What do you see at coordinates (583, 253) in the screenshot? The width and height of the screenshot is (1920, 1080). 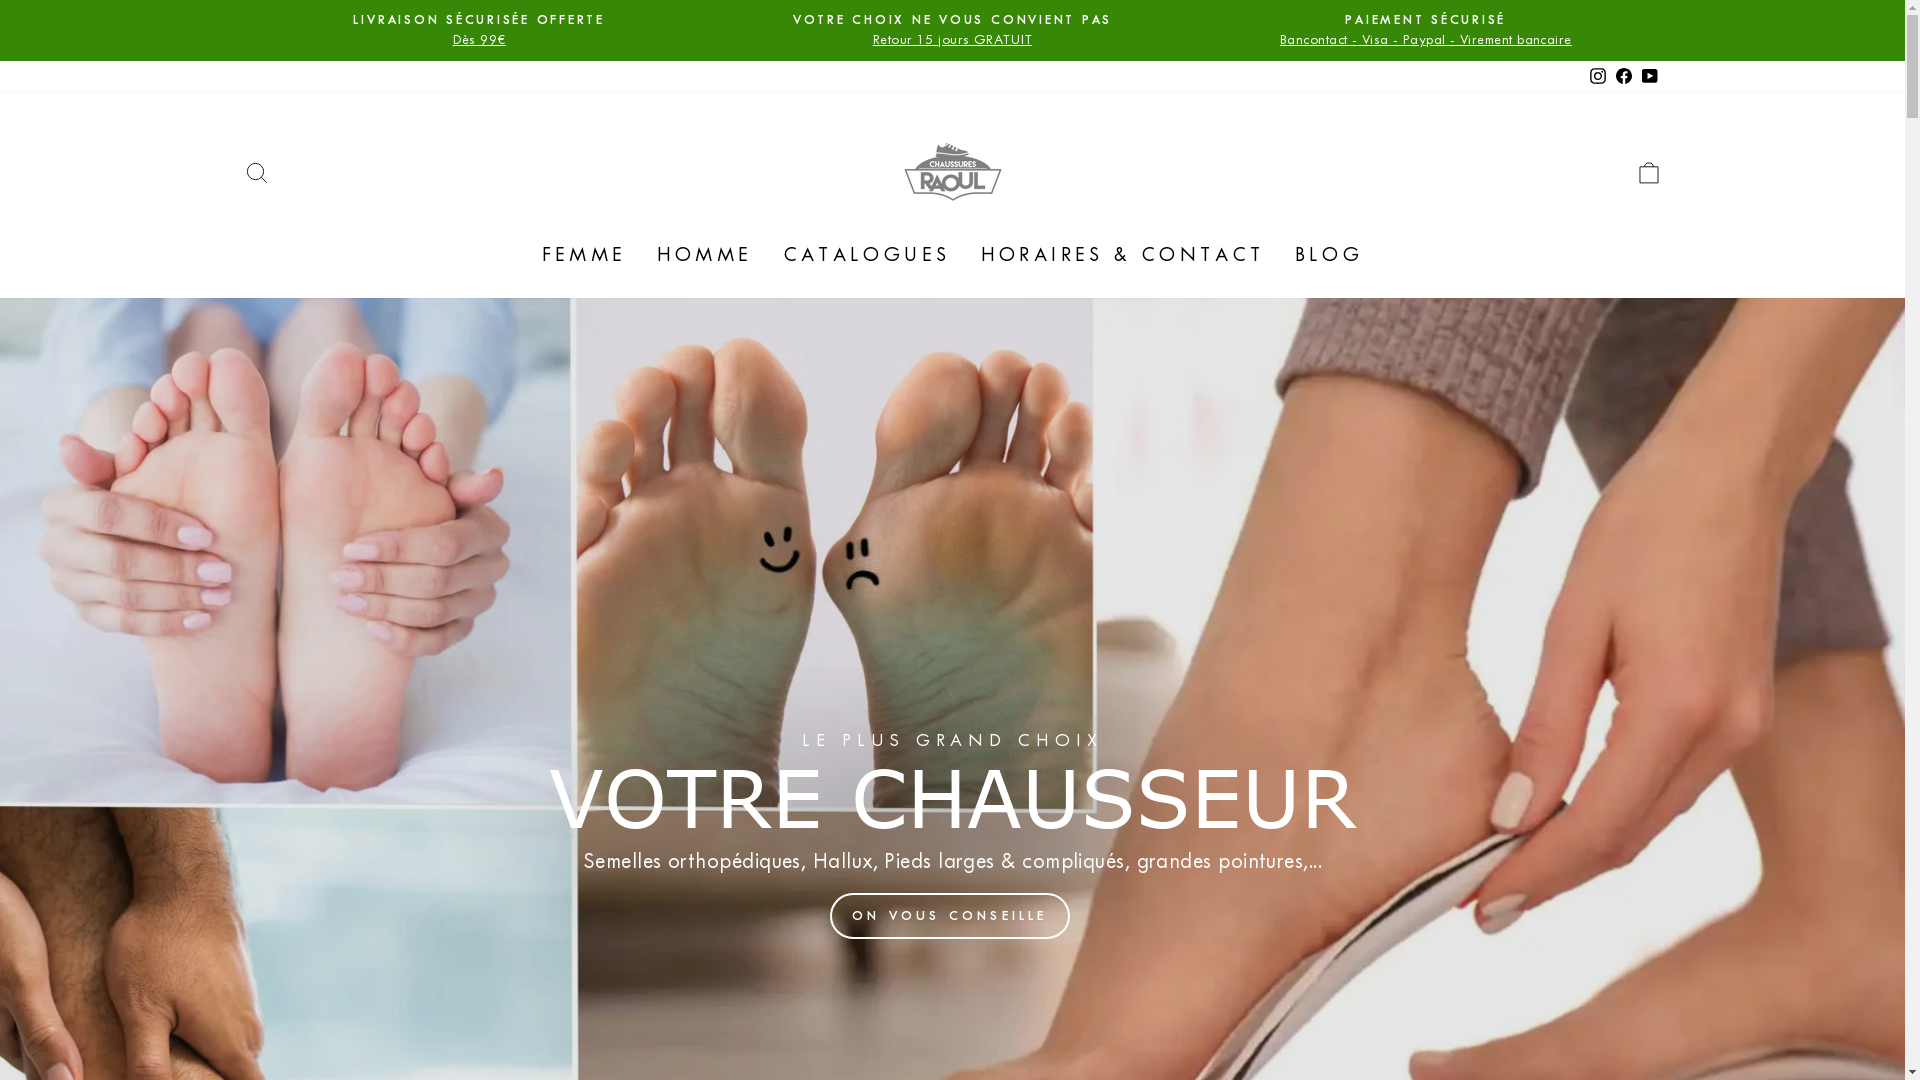 I see `'FEMME'` at bounding box center [583, 253].